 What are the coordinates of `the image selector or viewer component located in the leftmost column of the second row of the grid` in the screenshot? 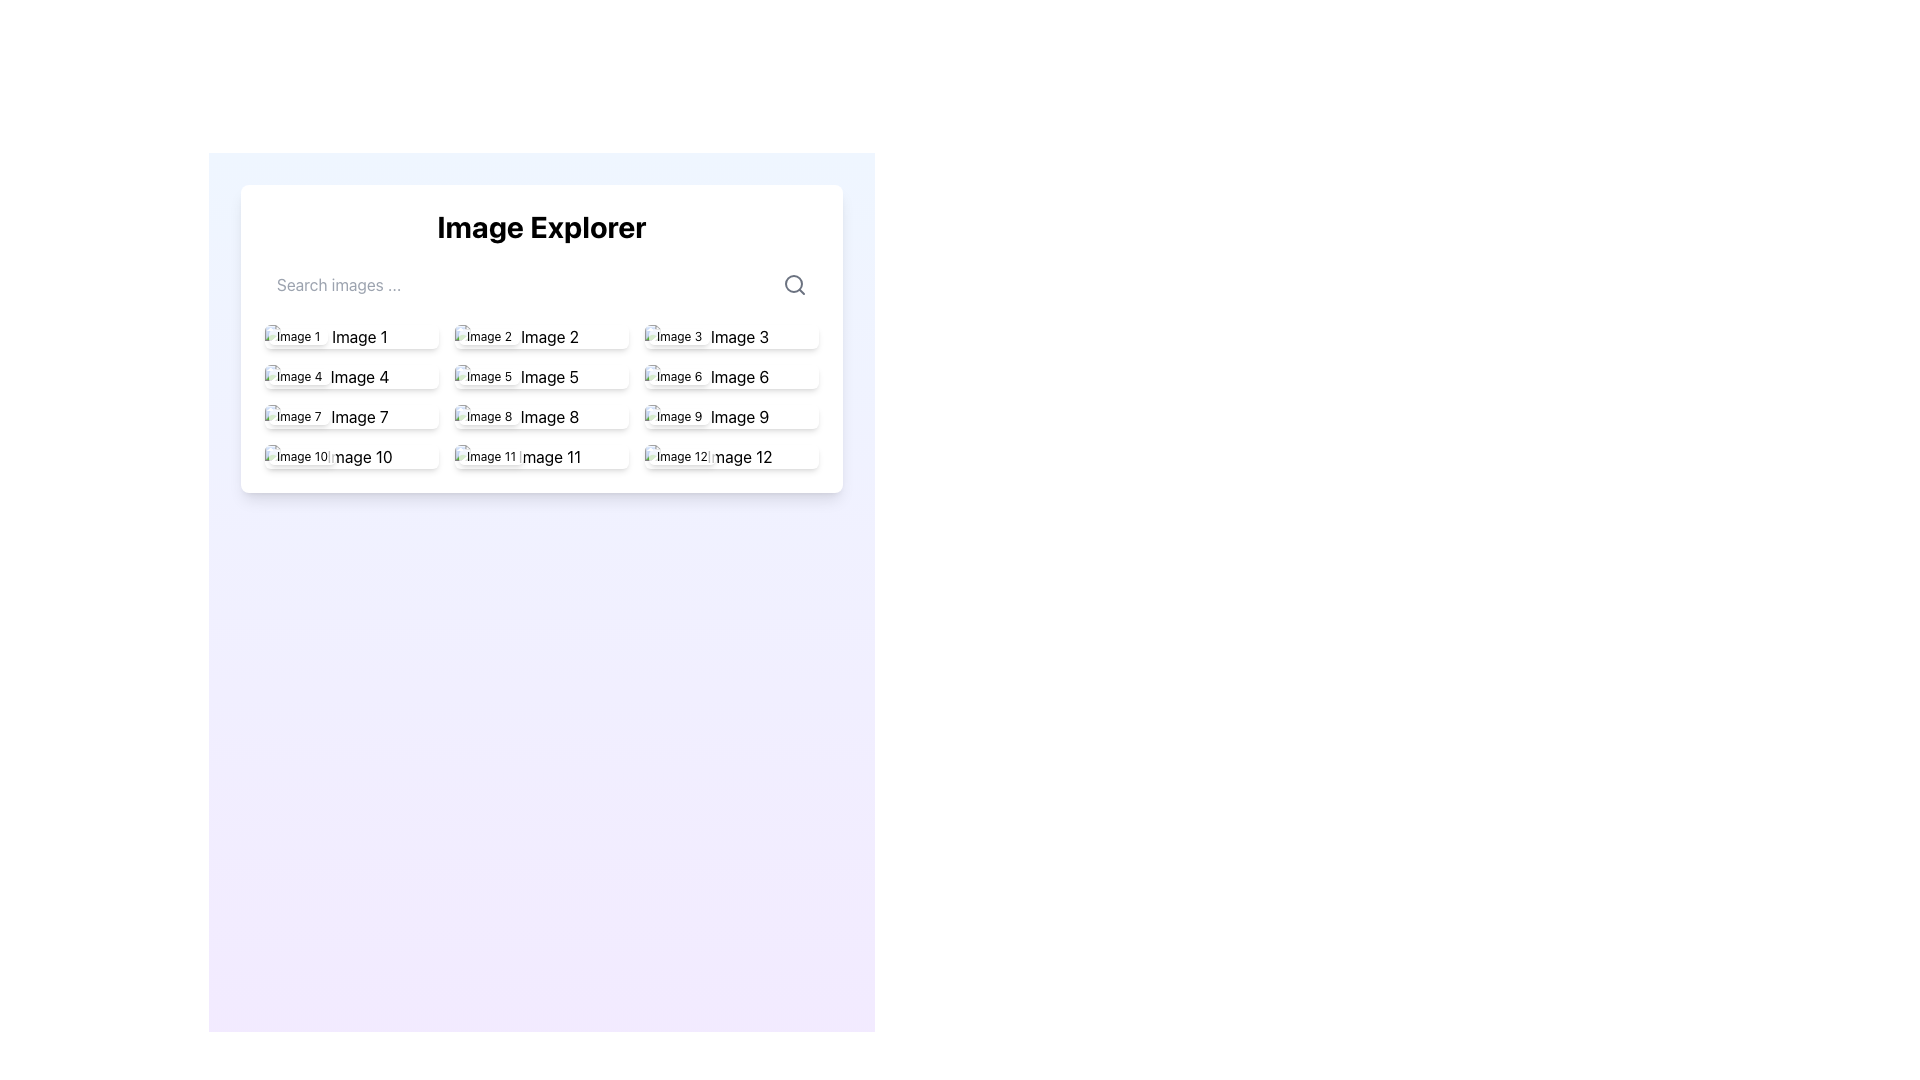 It's located at (351, 377).